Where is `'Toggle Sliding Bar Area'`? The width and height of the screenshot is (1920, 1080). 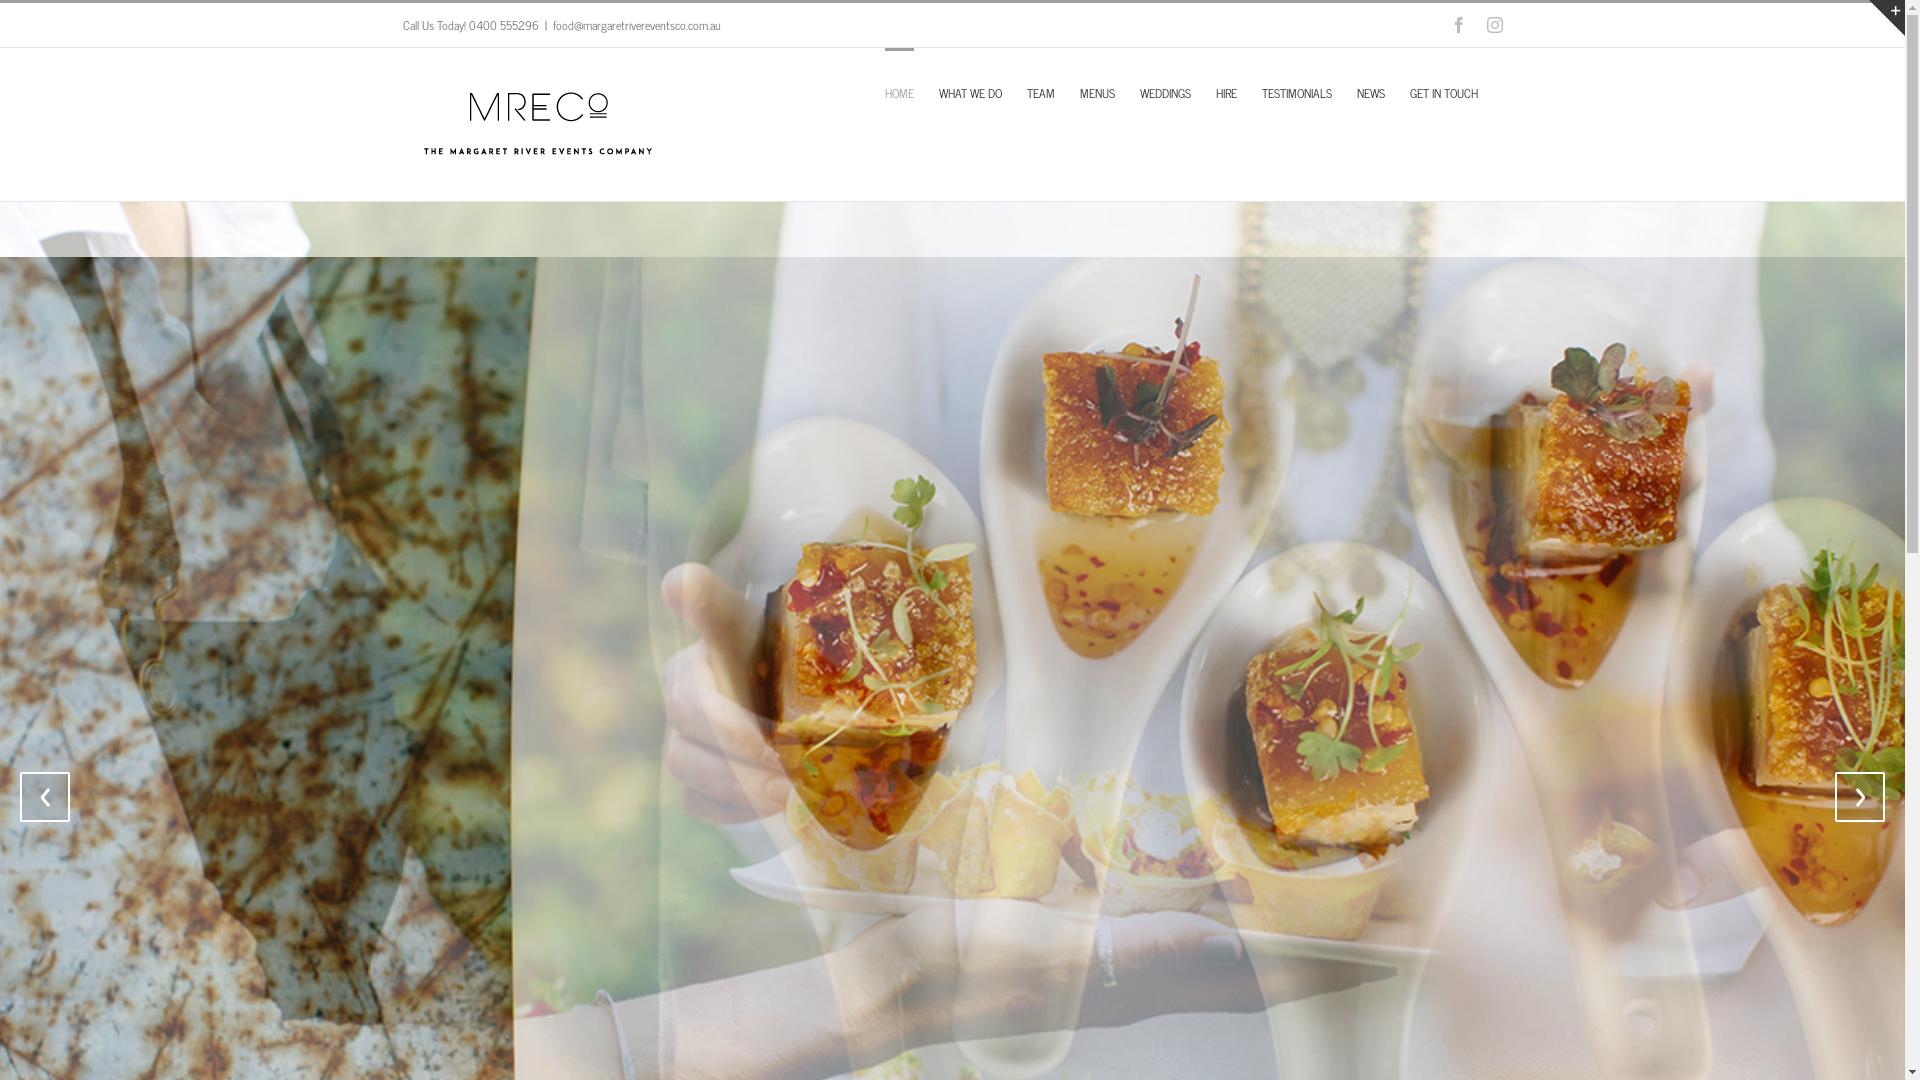 'Toggle Sliding Bar Area' is located at coordinates (1885, 18).